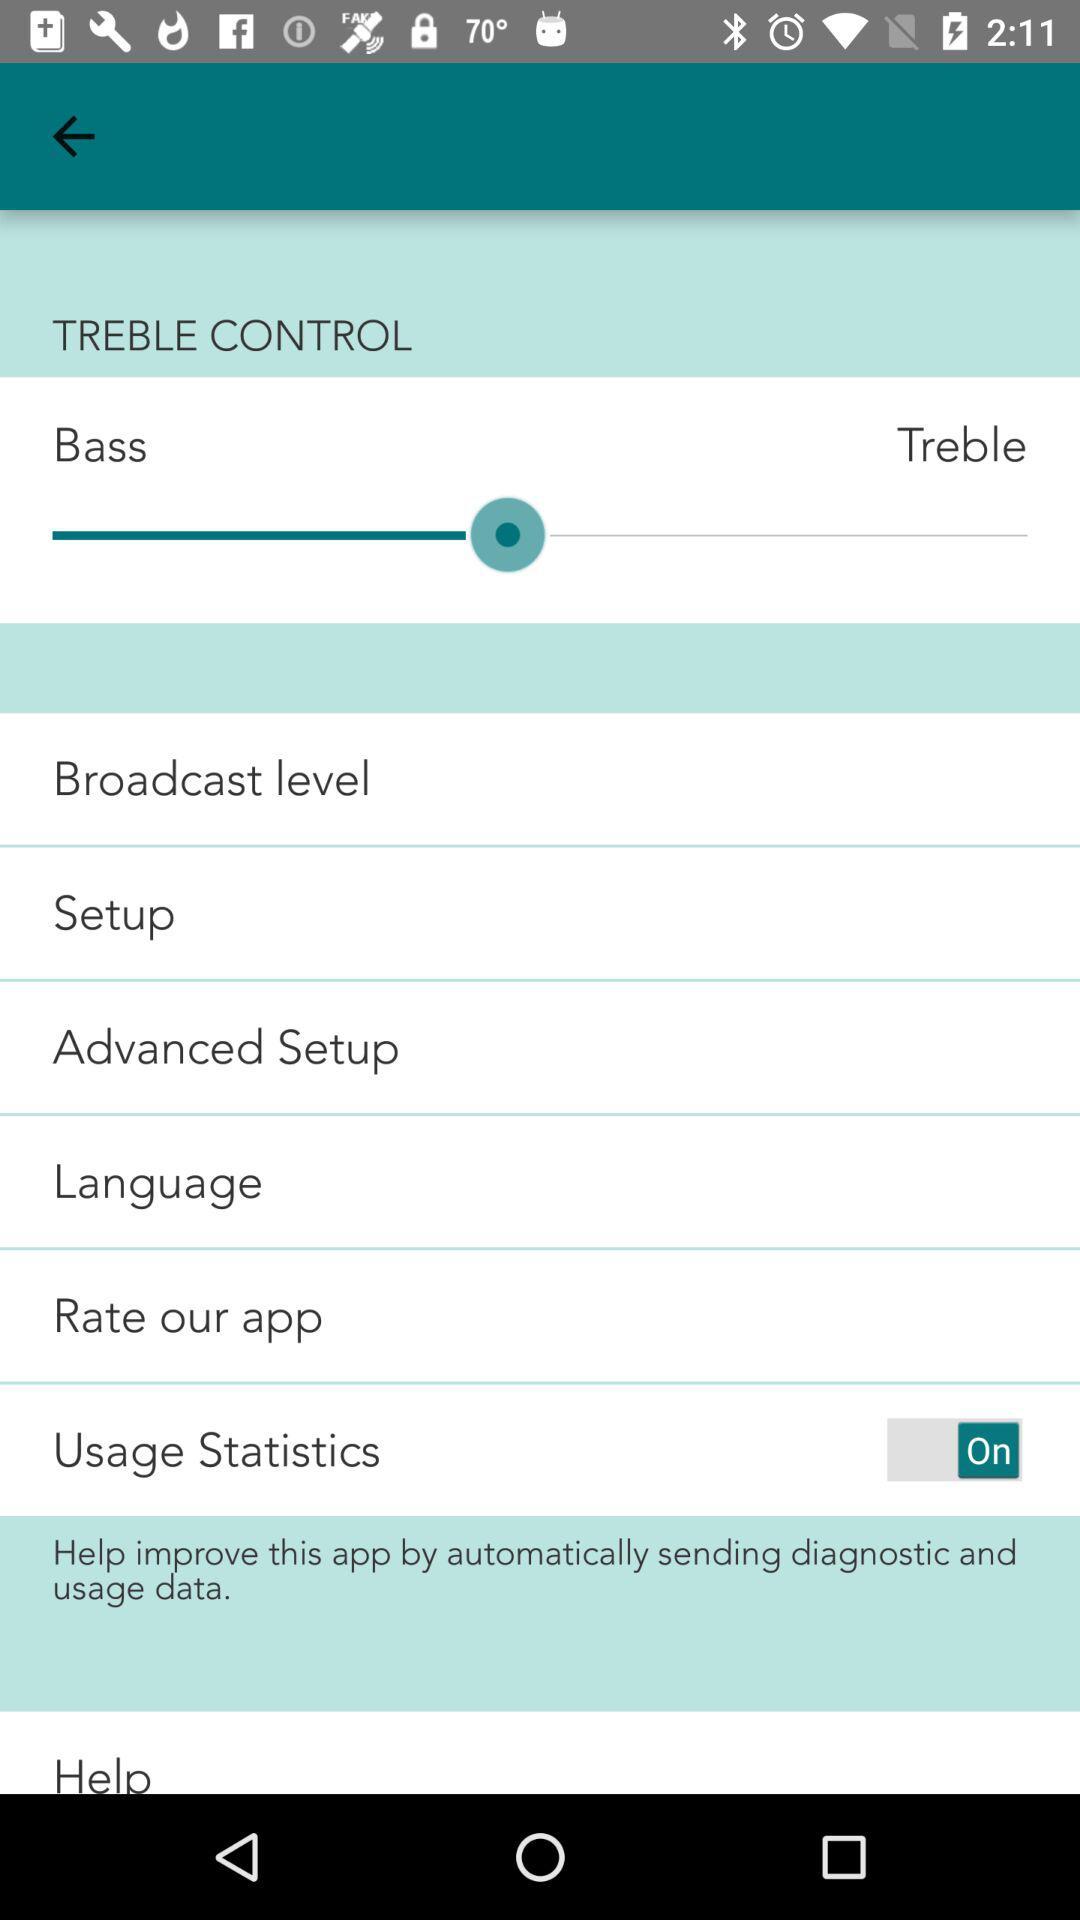  Describe the element at coordinates (185, 777) in the screenshot. I see `the broadcast level item` at that location.